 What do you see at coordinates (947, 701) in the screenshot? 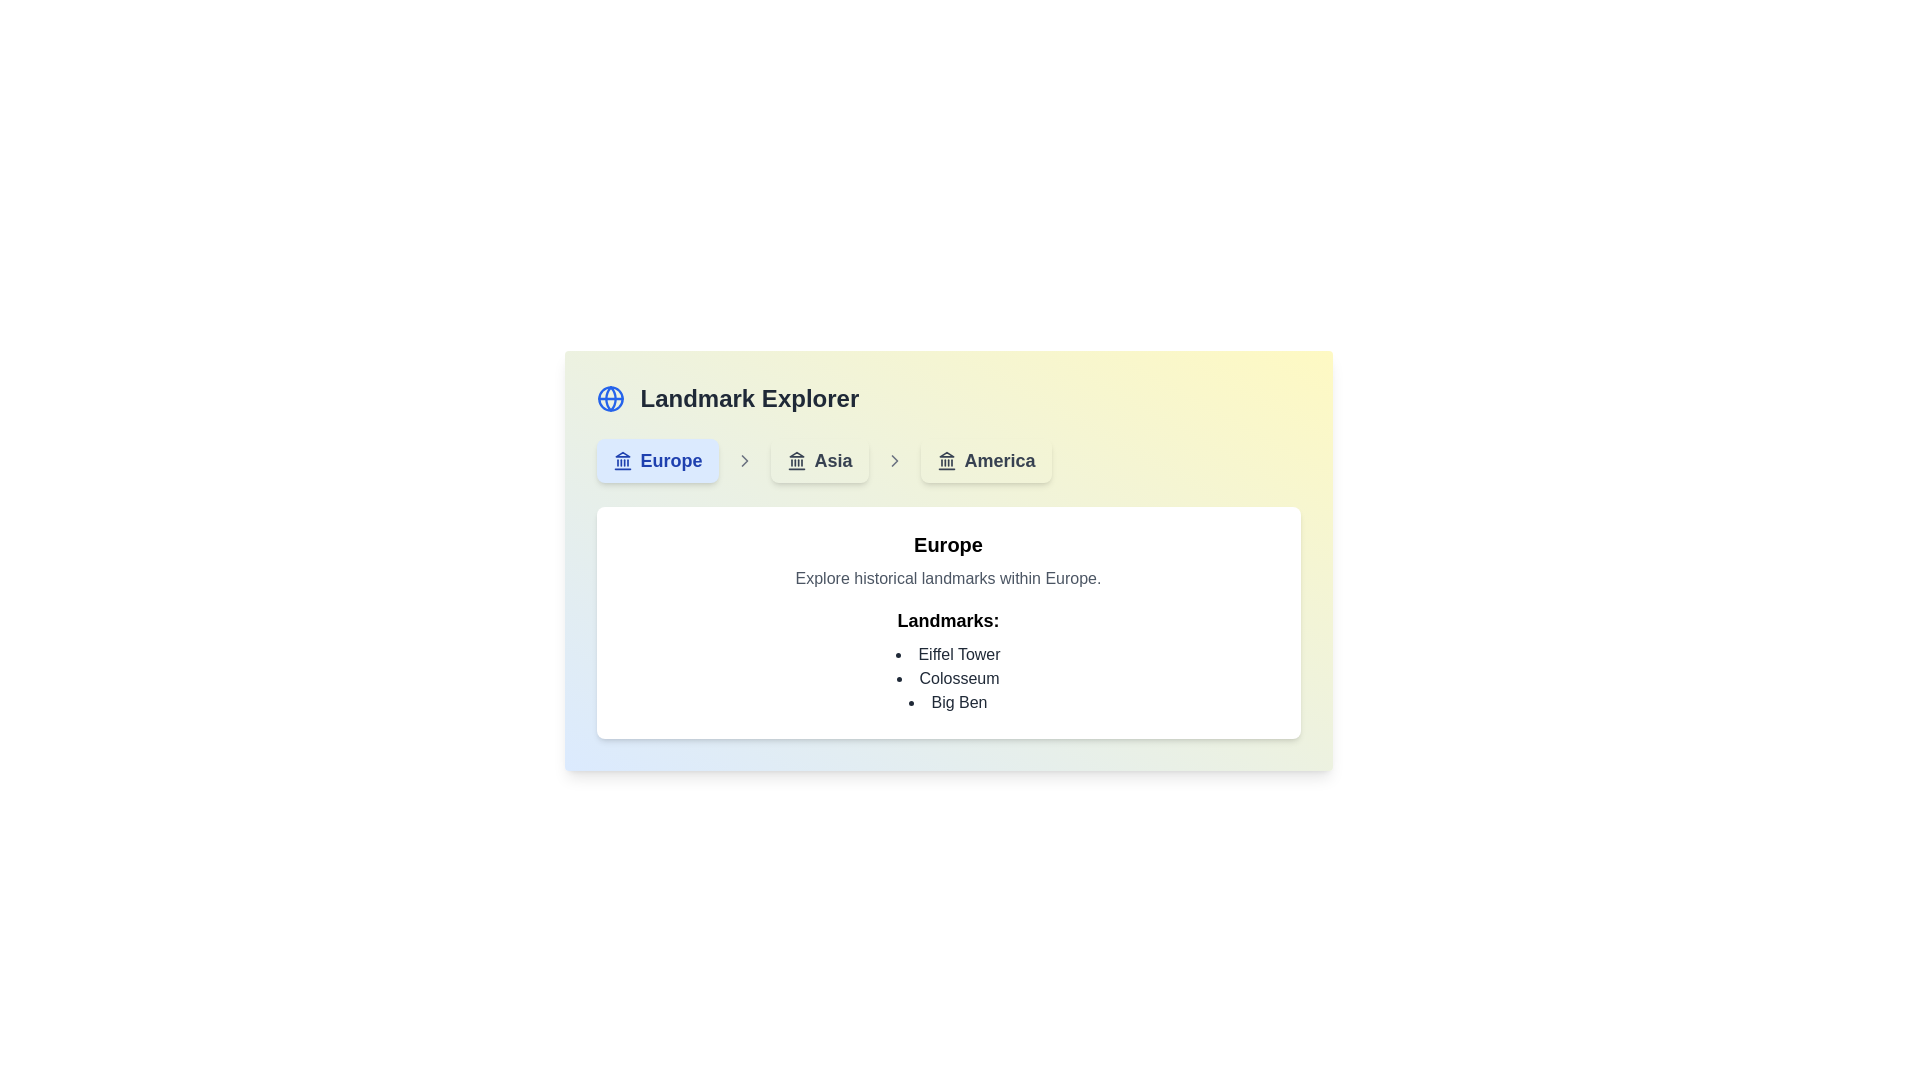
I see `the text 'Big Ben'` at bounding box center [947, 701].